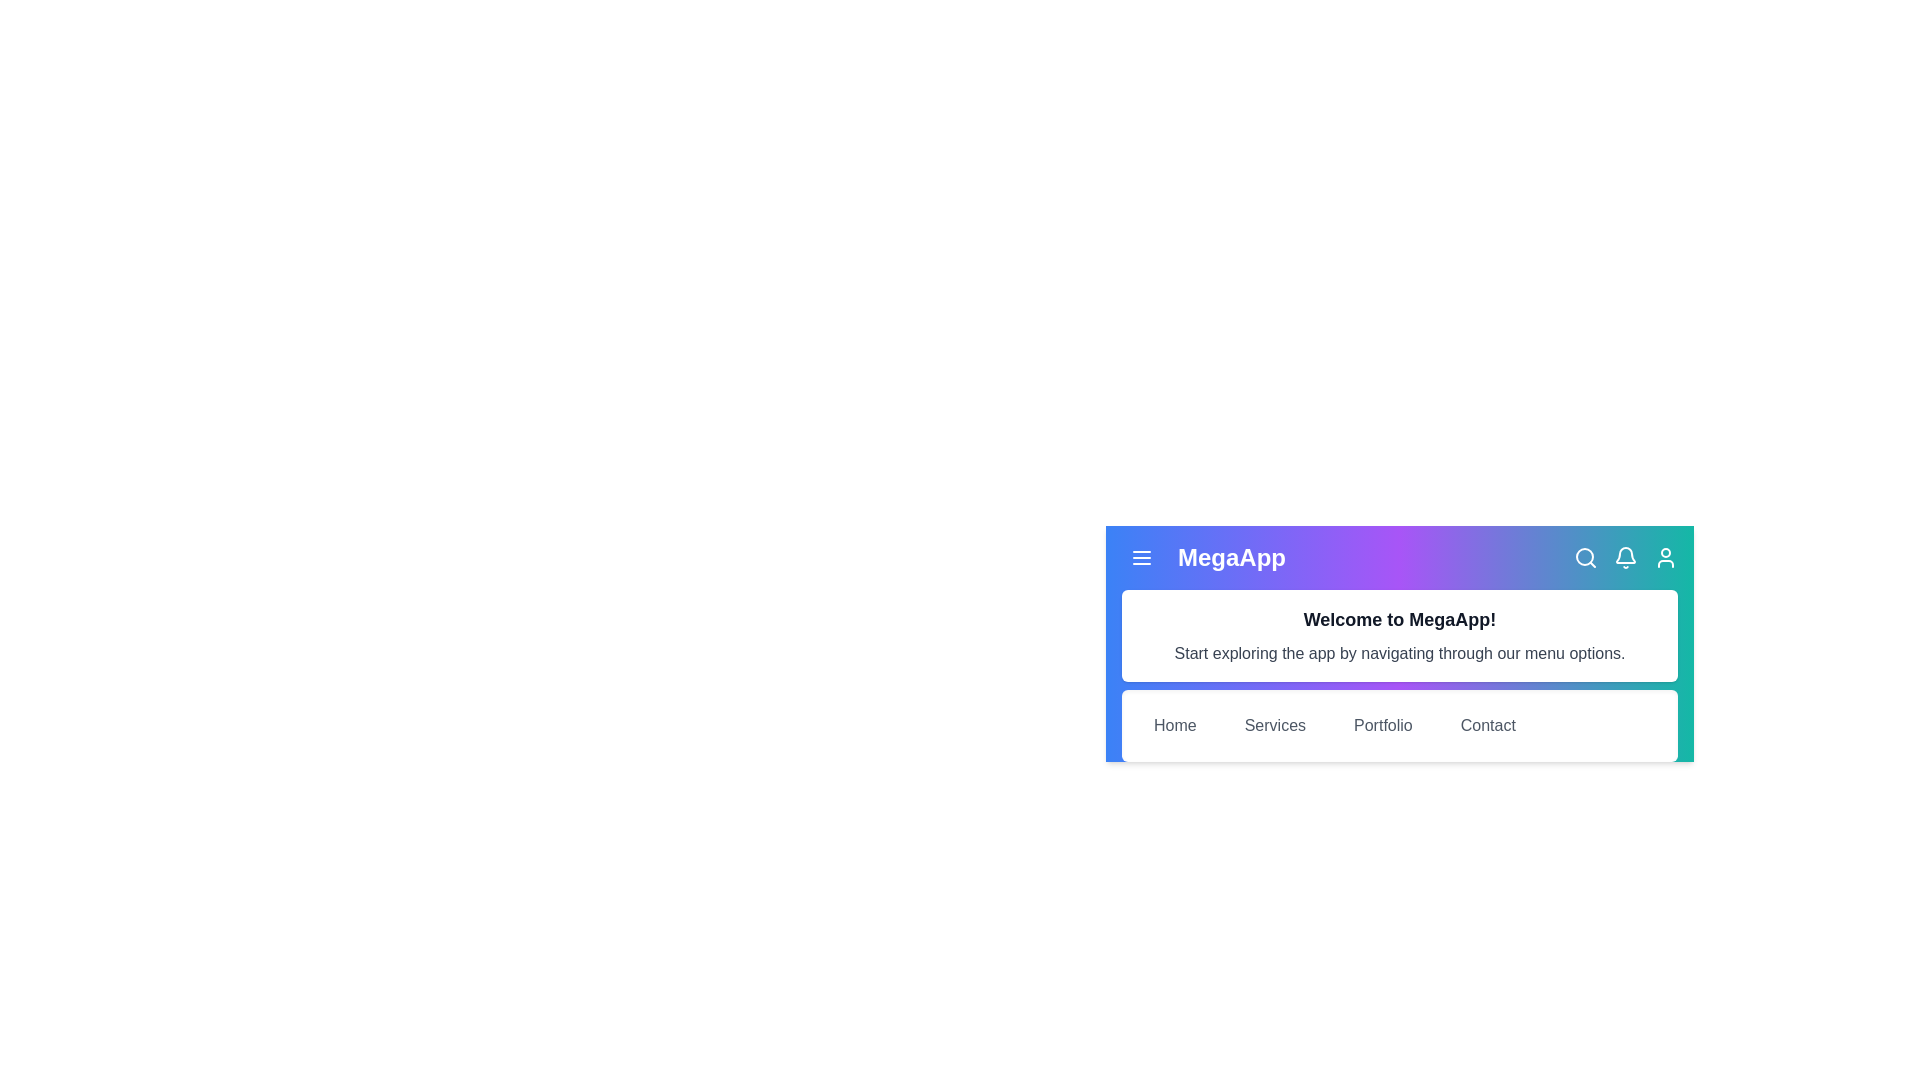  What do you see at coordinates (1665, 558) in the screenshot?
I see `the user icon in the app bar to access user-related actions` at bounding box center [1665, 558].